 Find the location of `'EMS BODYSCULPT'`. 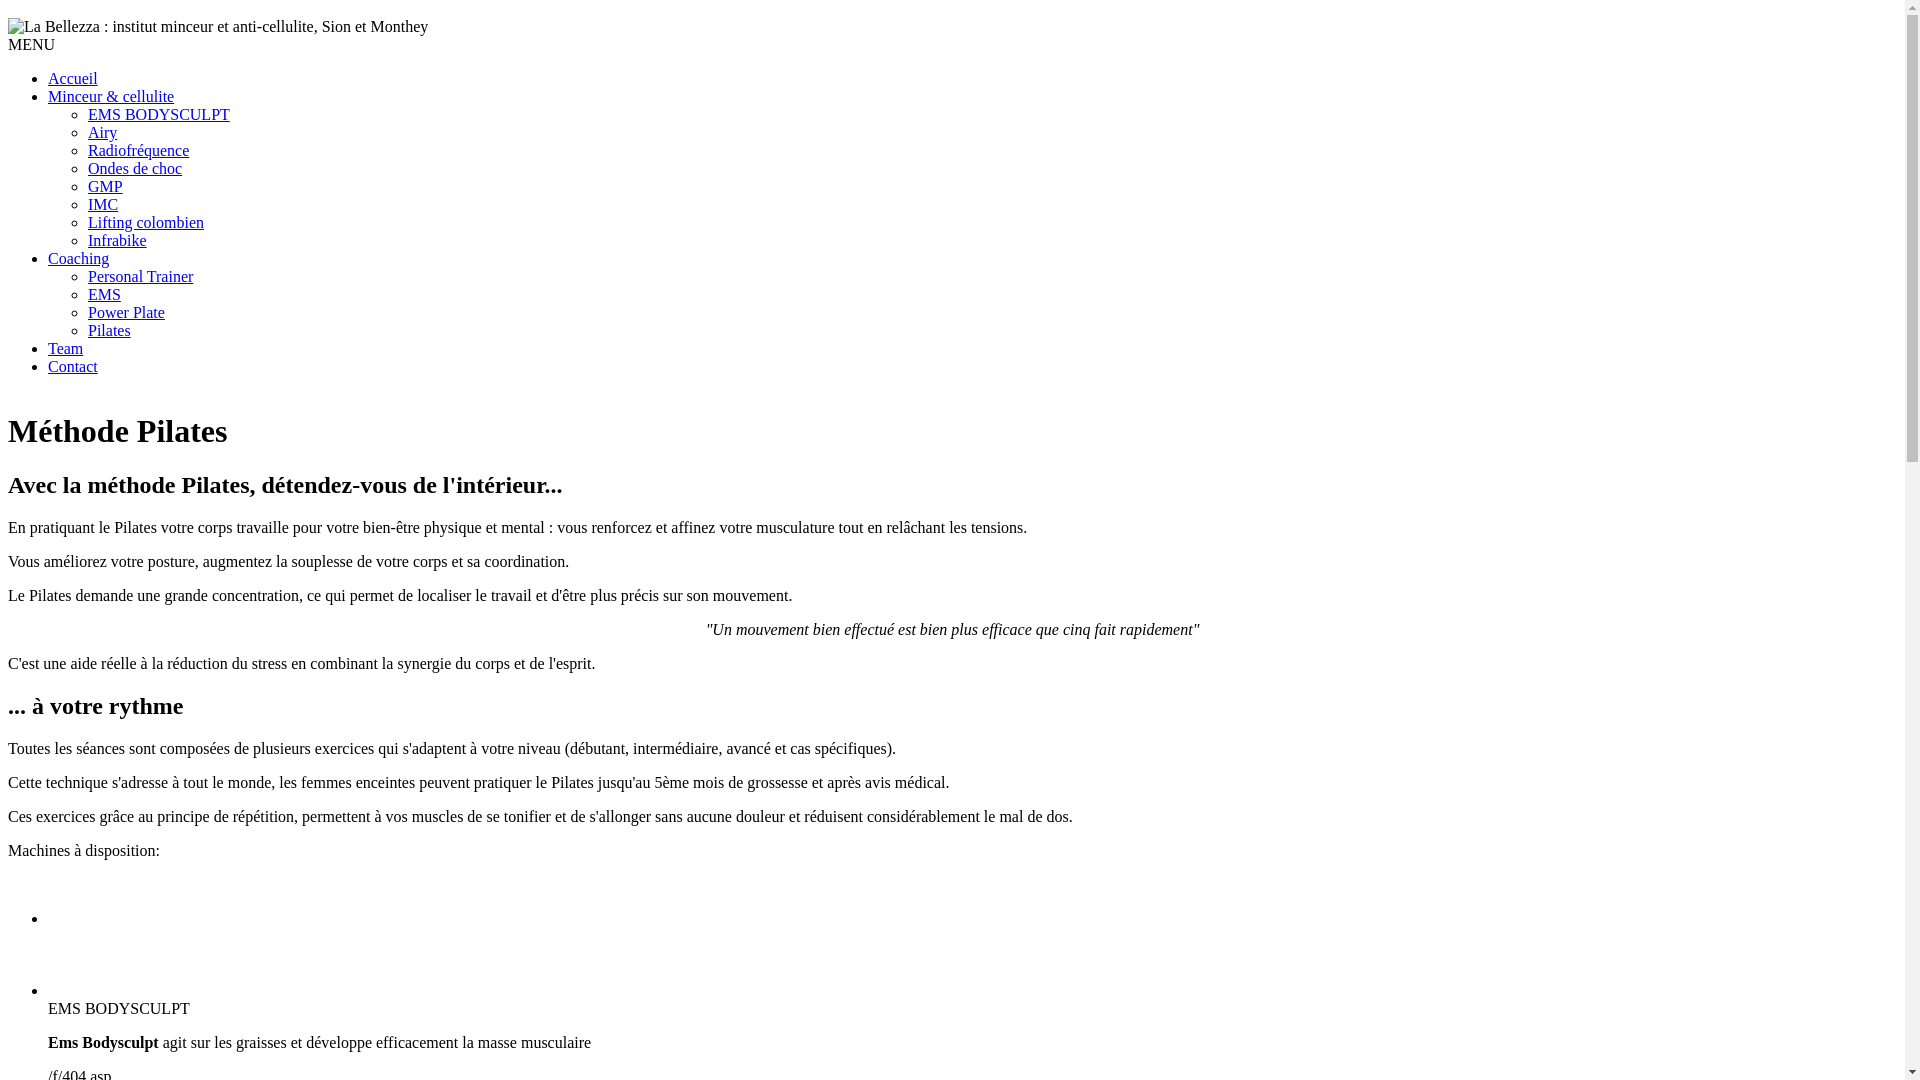

'EMS BODYSCULPT' is located at coordinates (157, 114).